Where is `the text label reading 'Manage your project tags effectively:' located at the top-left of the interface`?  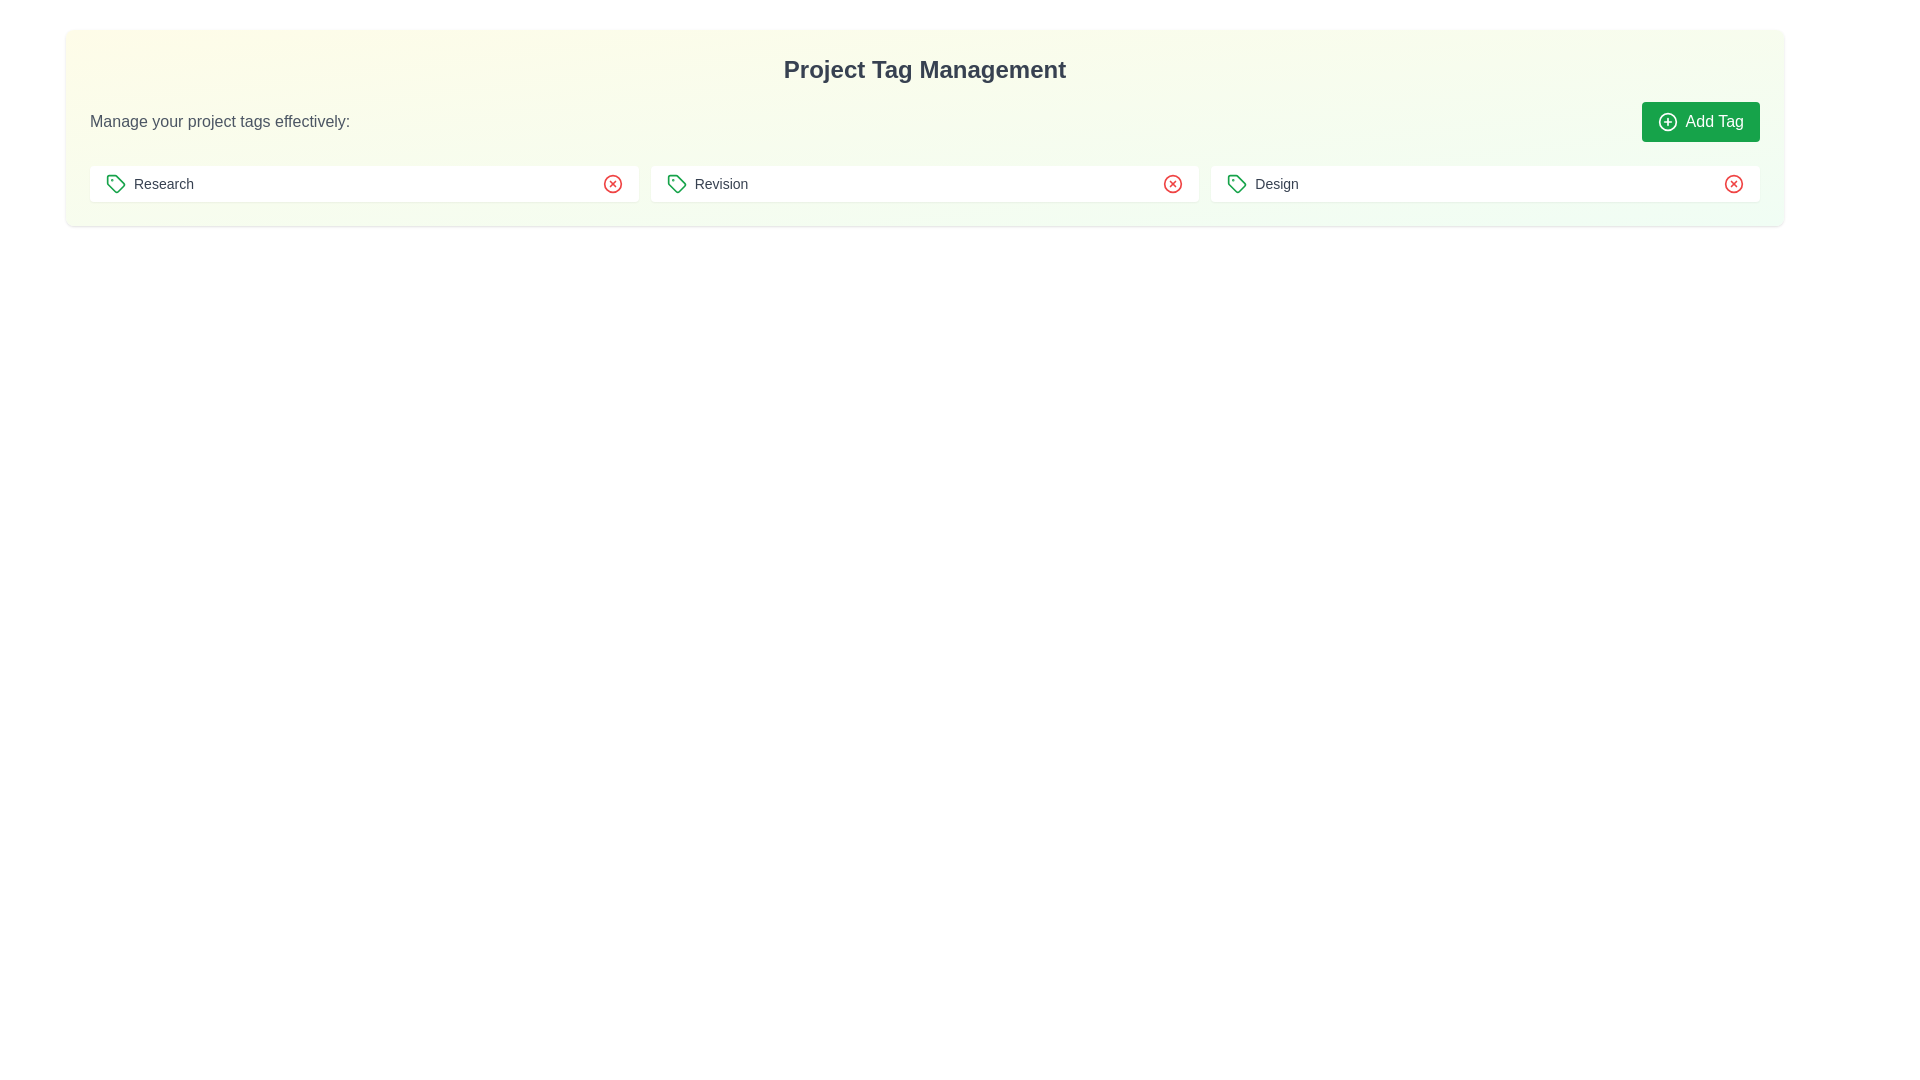 the text label reading 'Manage your project tags effectively:' located at the top-left of the interface is located at coordinates (220, 122).